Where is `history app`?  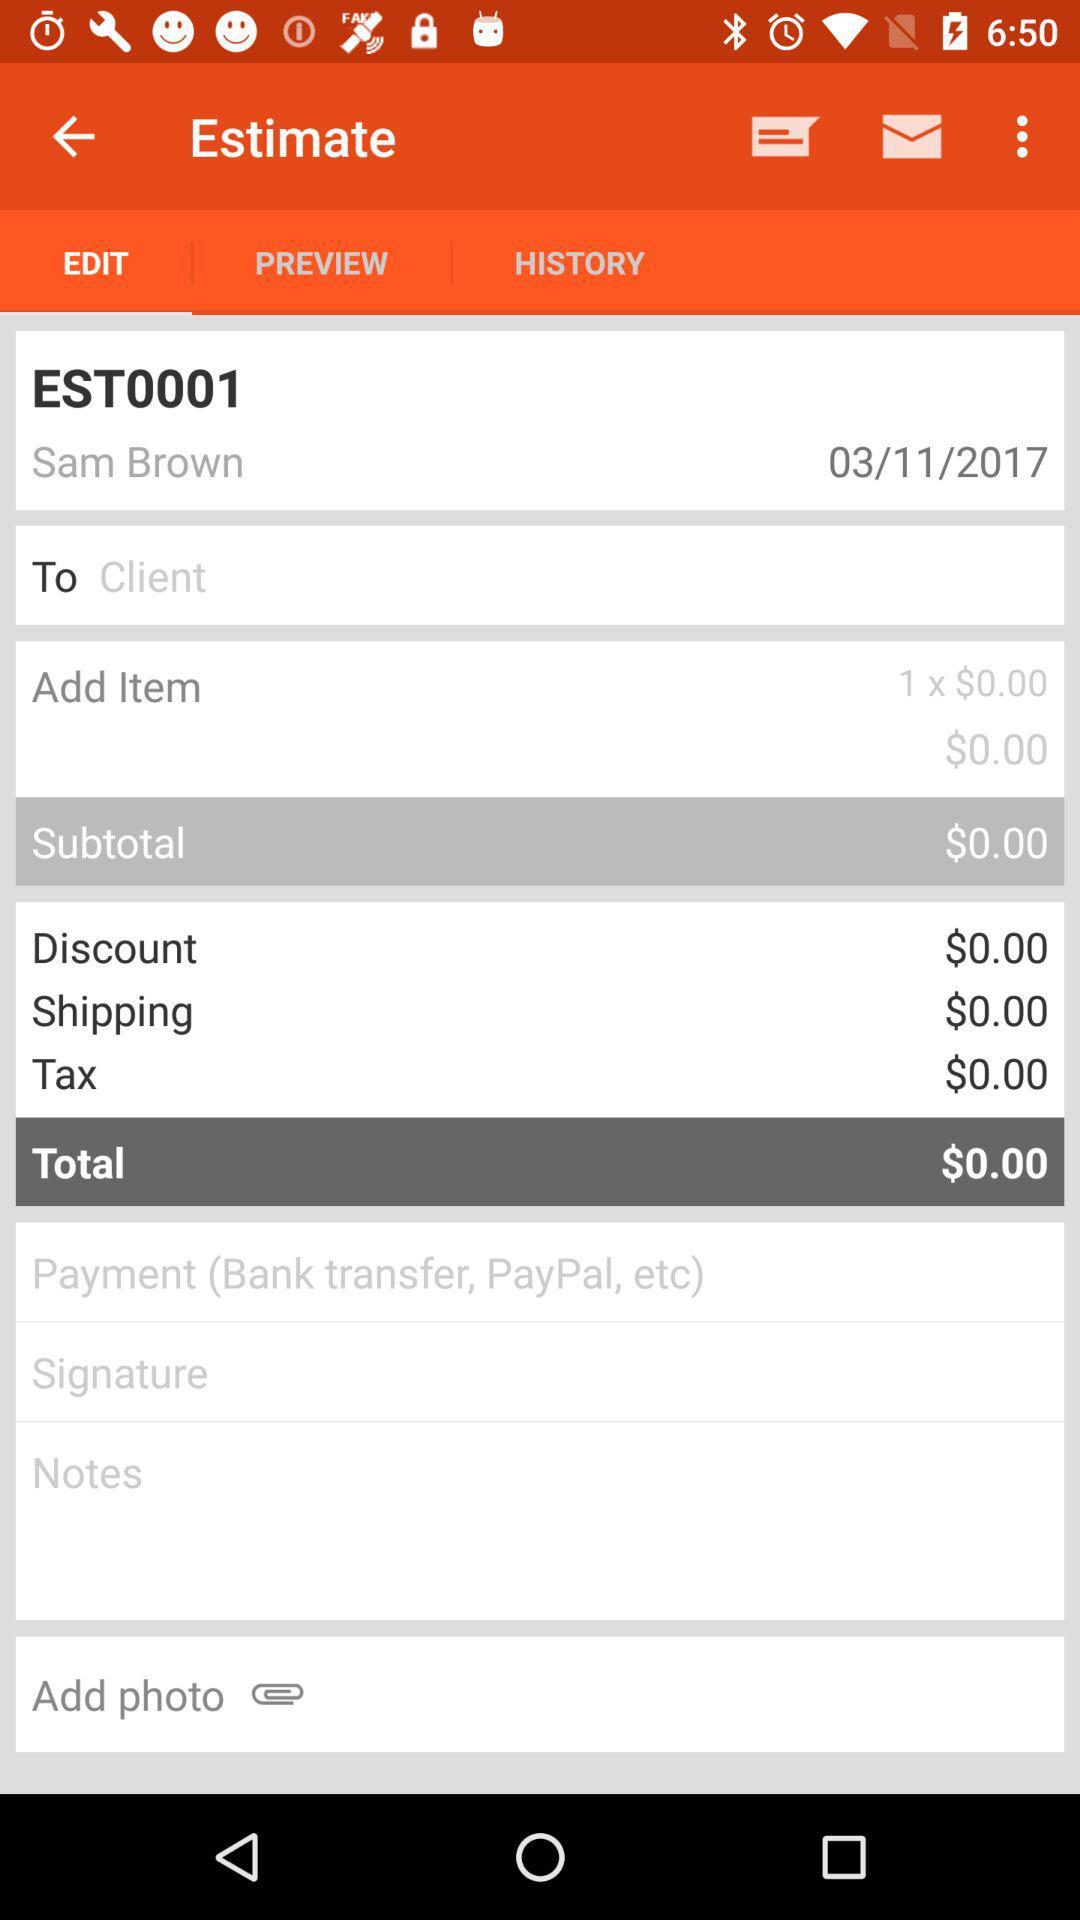
history app is located at coordinates (579, 261).